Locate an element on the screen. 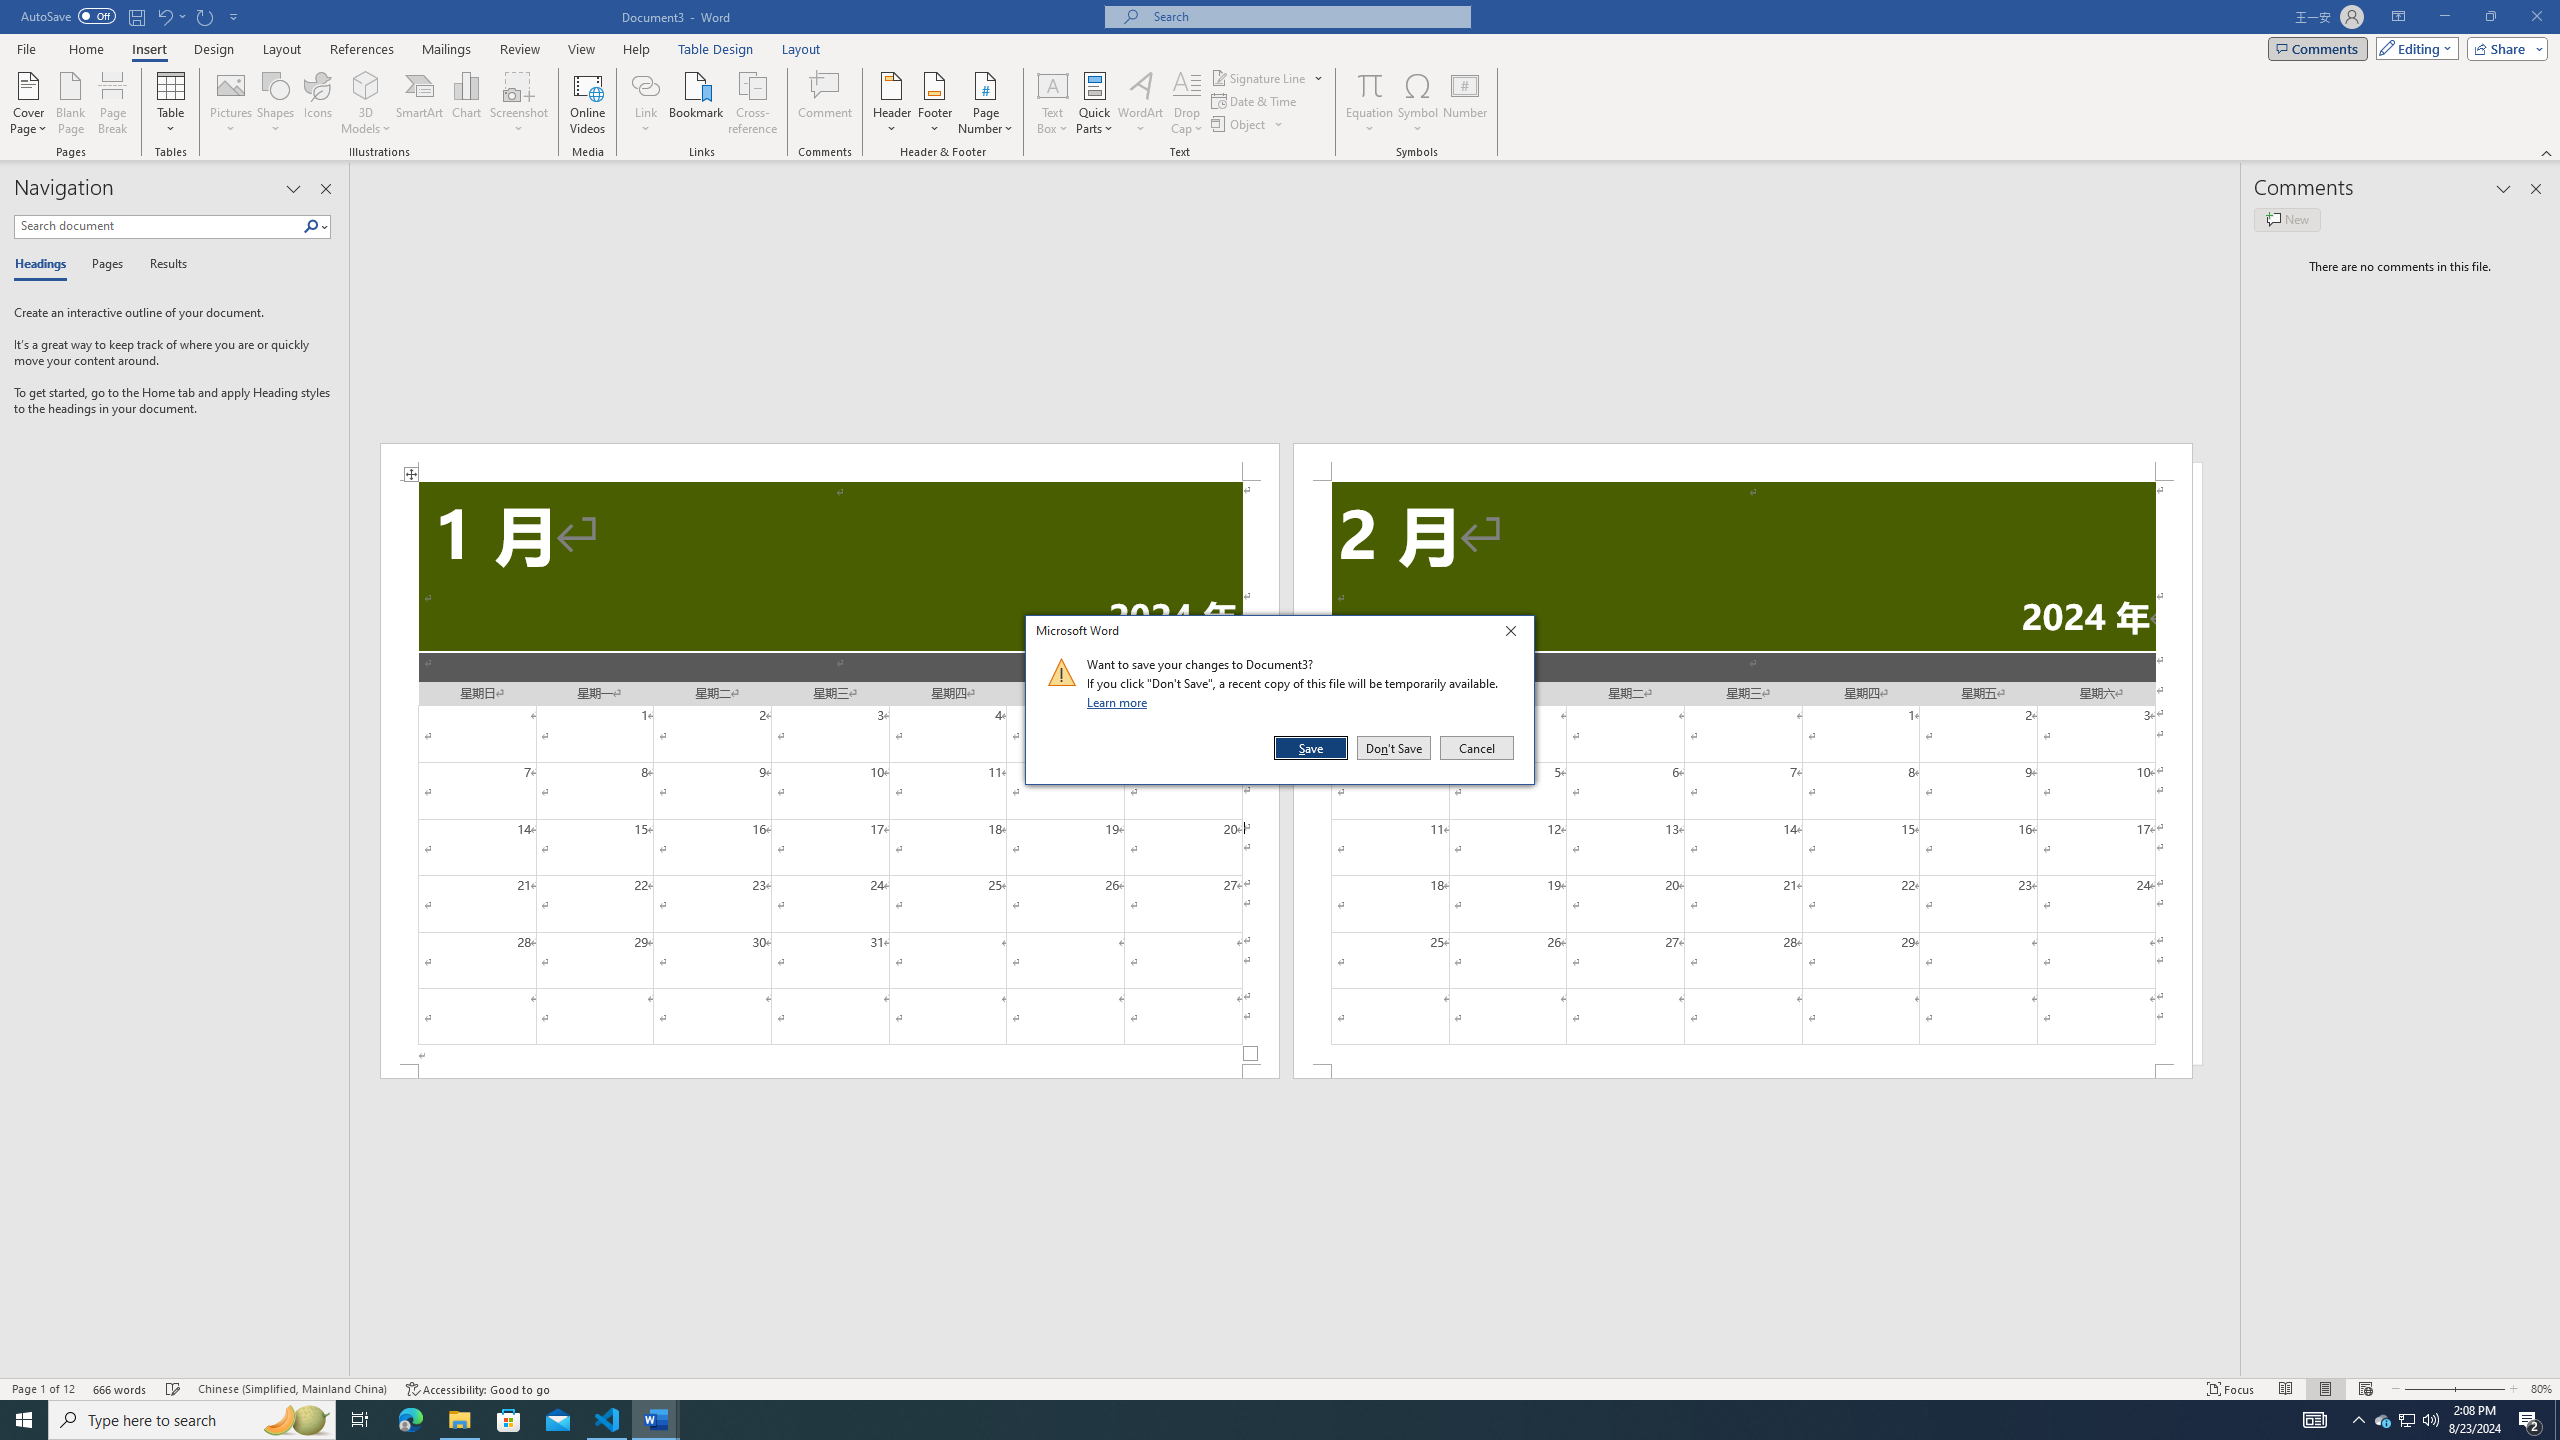  'Read Mode' is located at coordinates (2286, 1389).